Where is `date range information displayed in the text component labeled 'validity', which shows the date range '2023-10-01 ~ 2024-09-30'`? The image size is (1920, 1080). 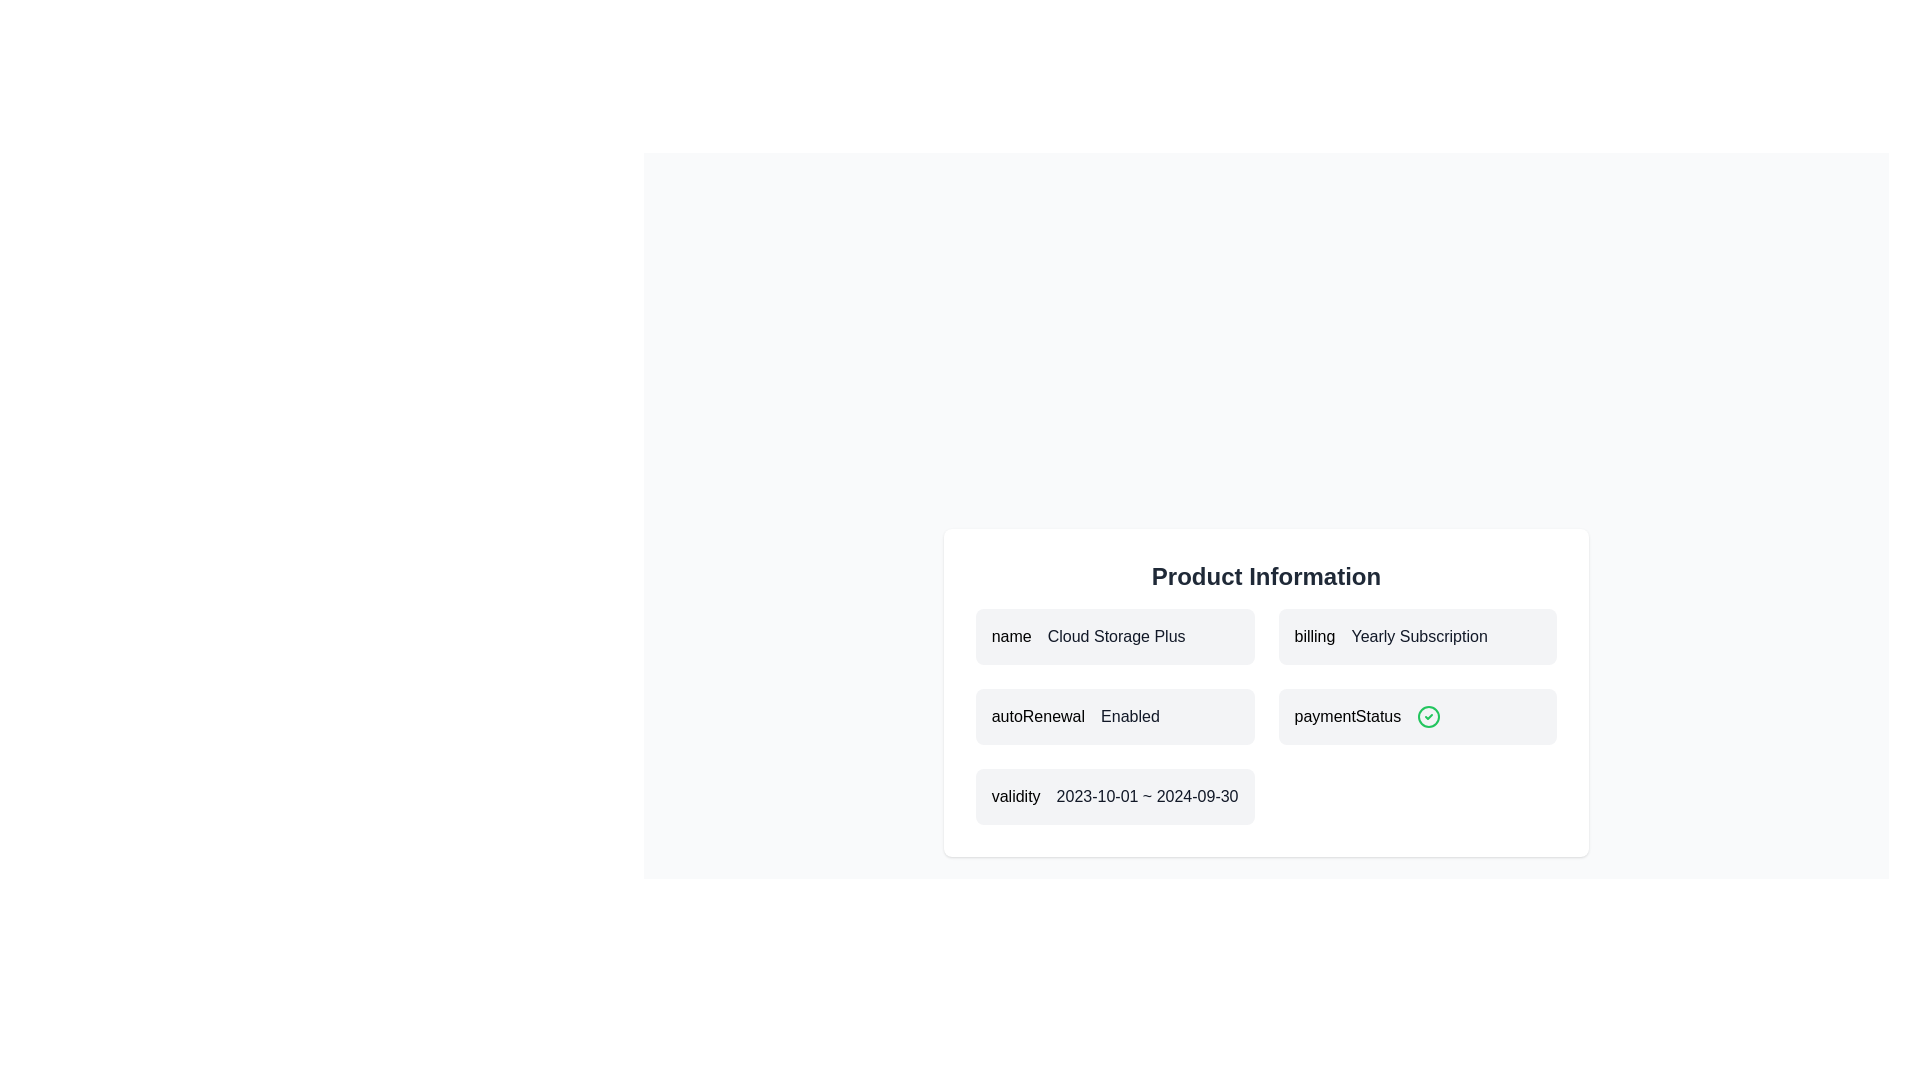
date range information displayed in the text component labeled 'validity', which shows the date range '2023-10-01 ~ 2024-09-30' is located at coordinates (1114, 796).